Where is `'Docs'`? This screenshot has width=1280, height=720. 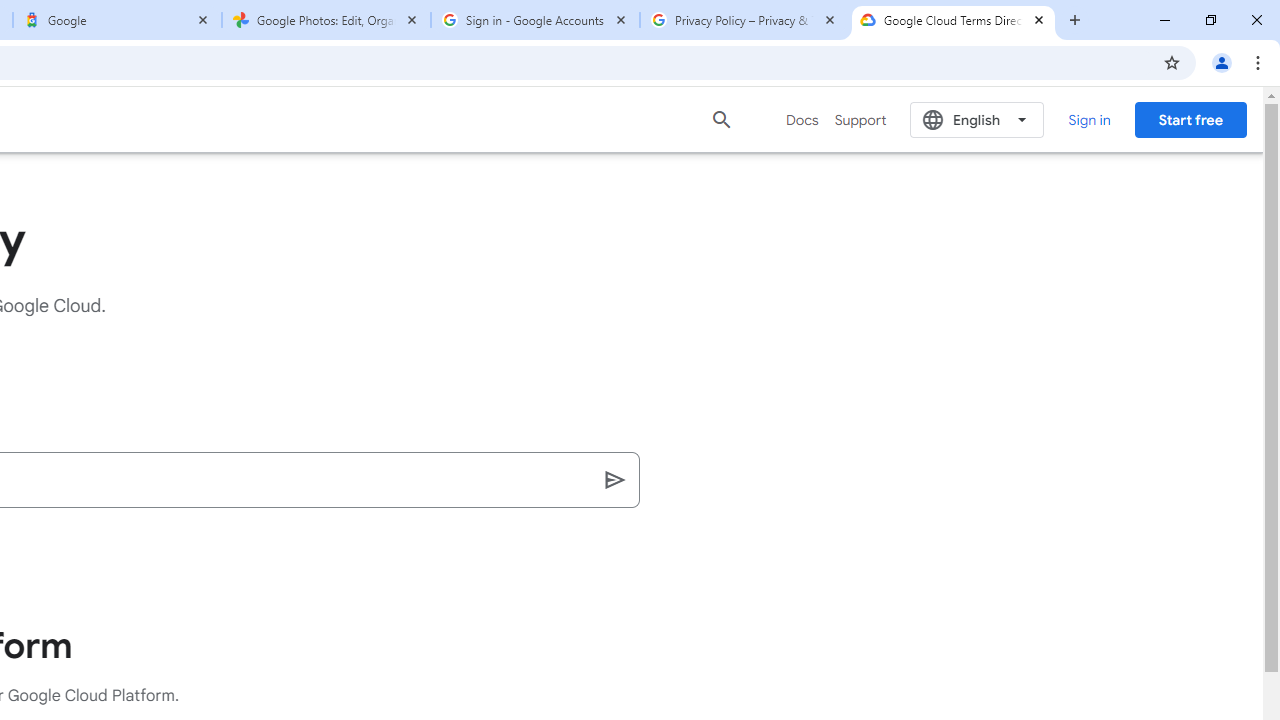 'Docs' is located at coordinates (802, 119).